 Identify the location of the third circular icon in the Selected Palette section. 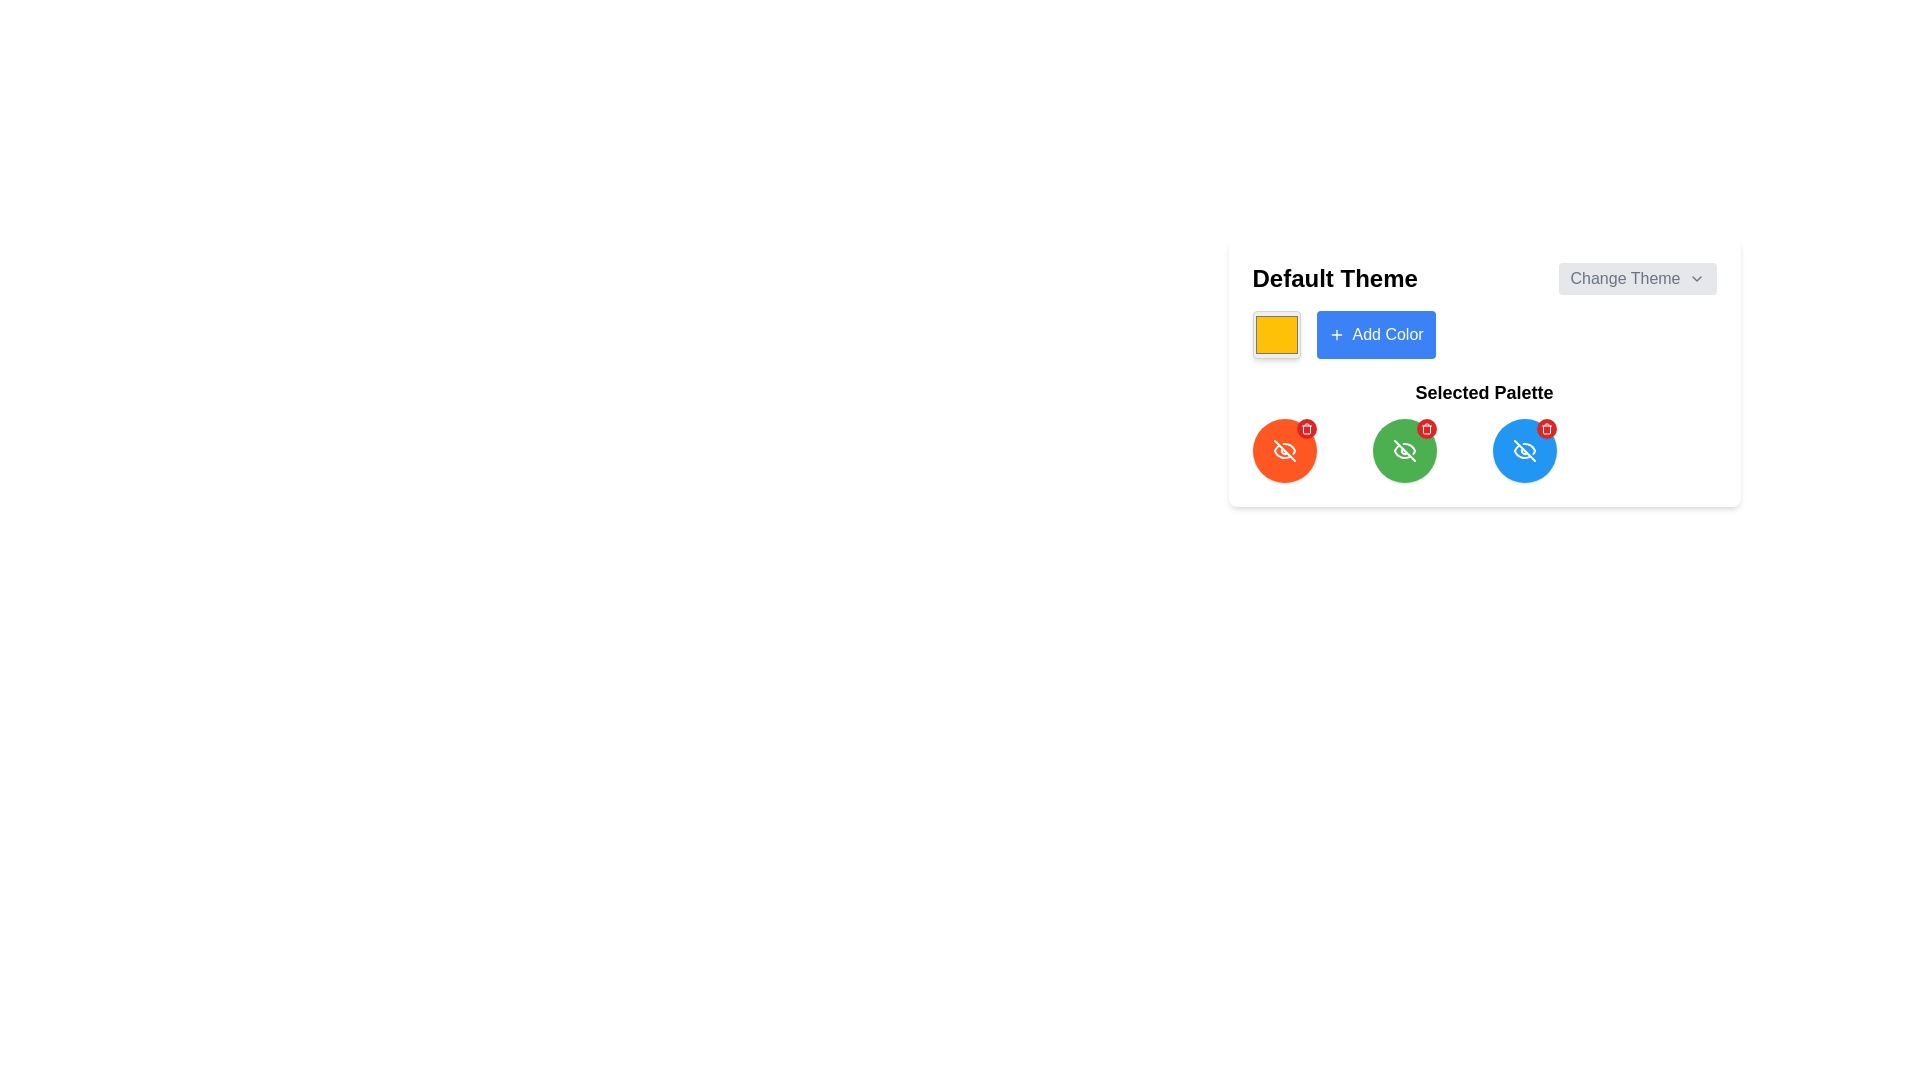
(1523, 451).